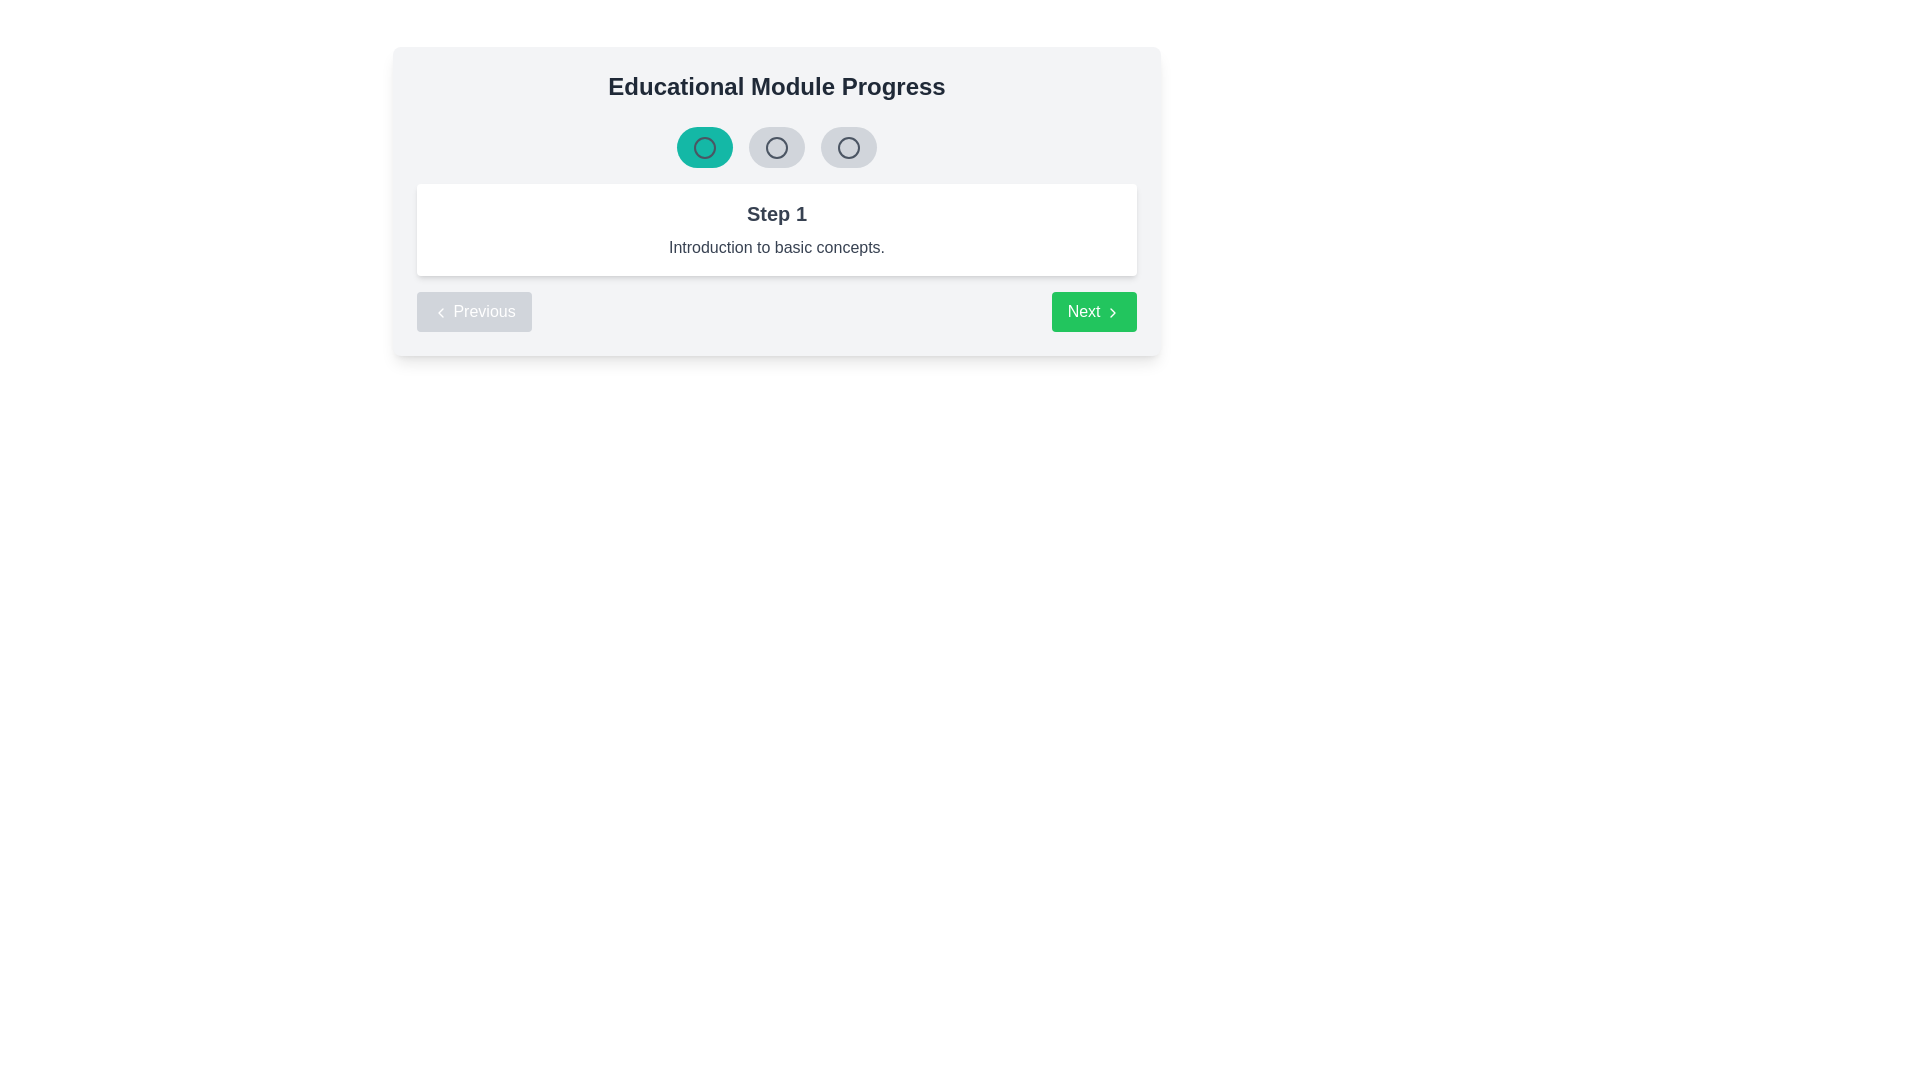 The image size is (1920, 1080). Describe the element at coordinates (473, 311) in the screenshot. I see `the 'Previous' button, a rectangular button with rounded corners and white text, through keyboard navigation` at that location.